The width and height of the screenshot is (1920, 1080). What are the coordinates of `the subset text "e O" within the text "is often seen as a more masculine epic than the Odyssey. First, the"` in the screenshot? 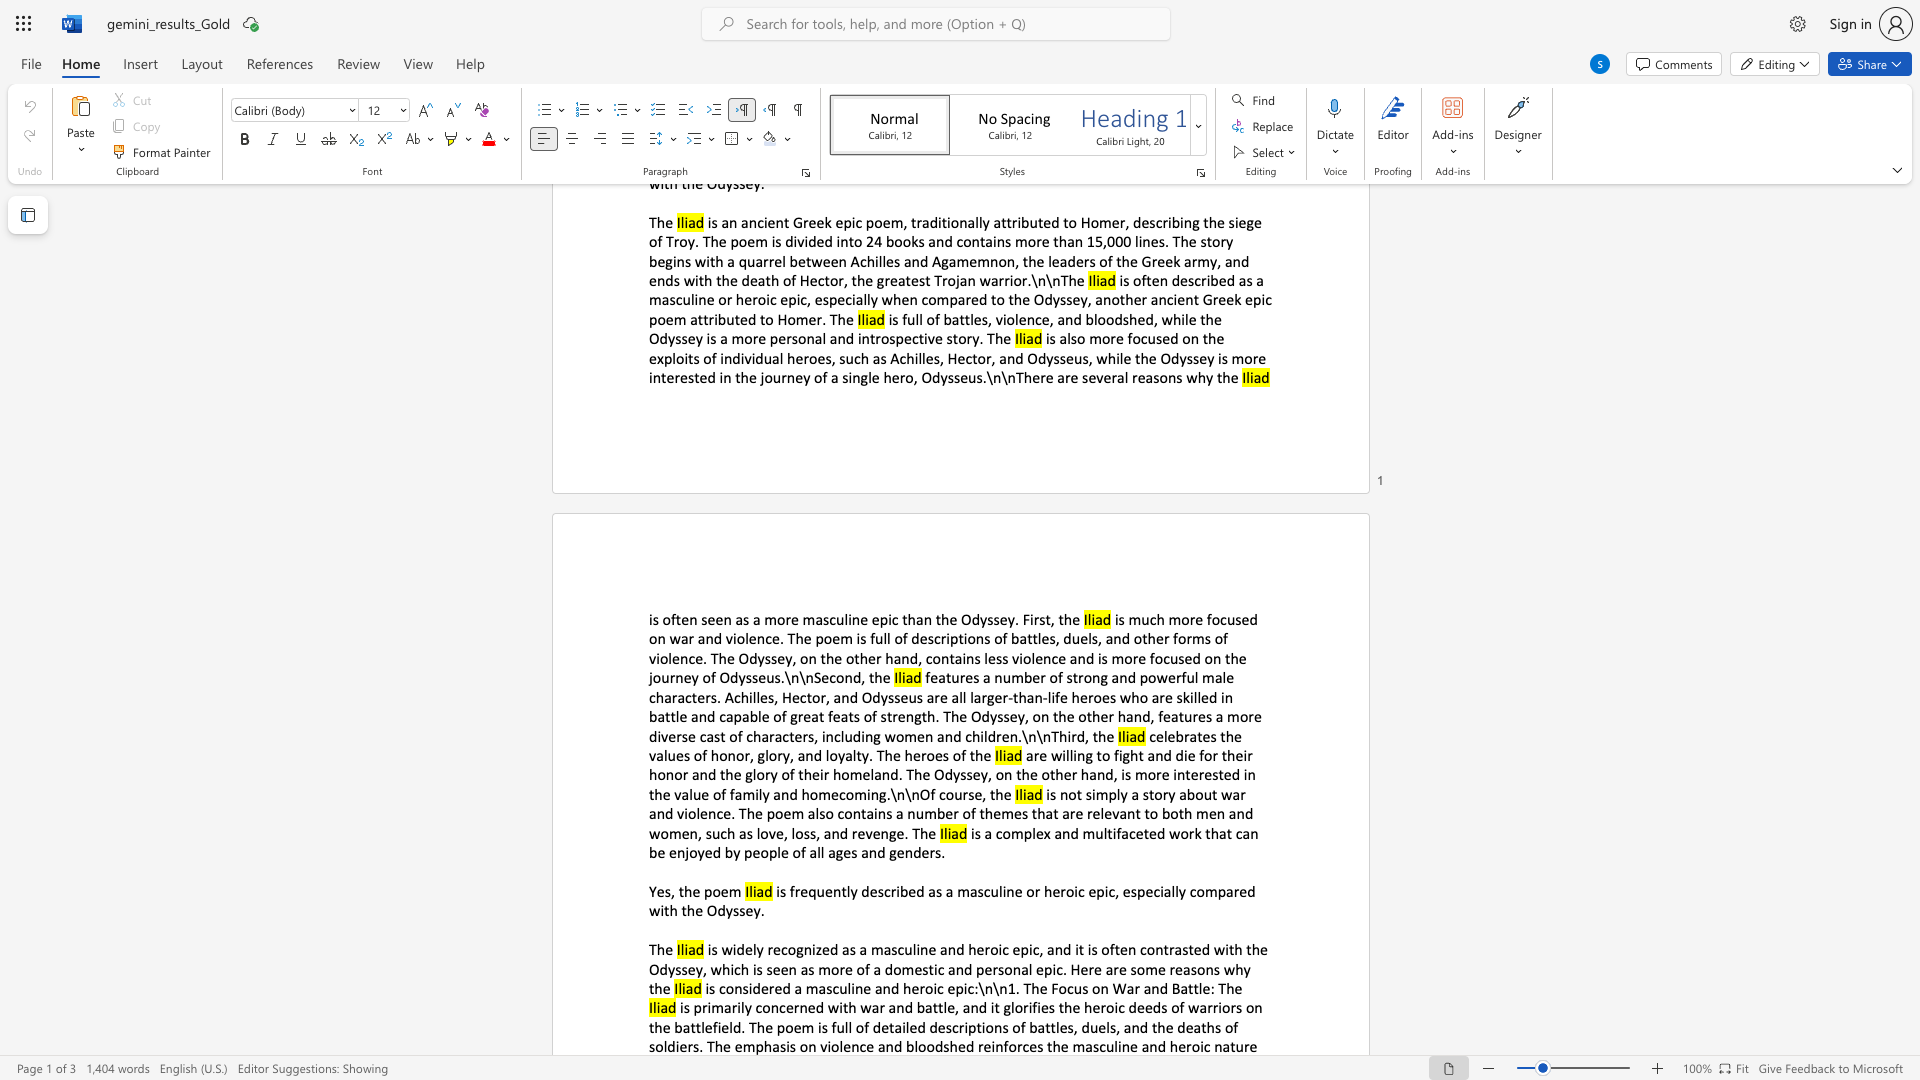 It's located at (948, 618).